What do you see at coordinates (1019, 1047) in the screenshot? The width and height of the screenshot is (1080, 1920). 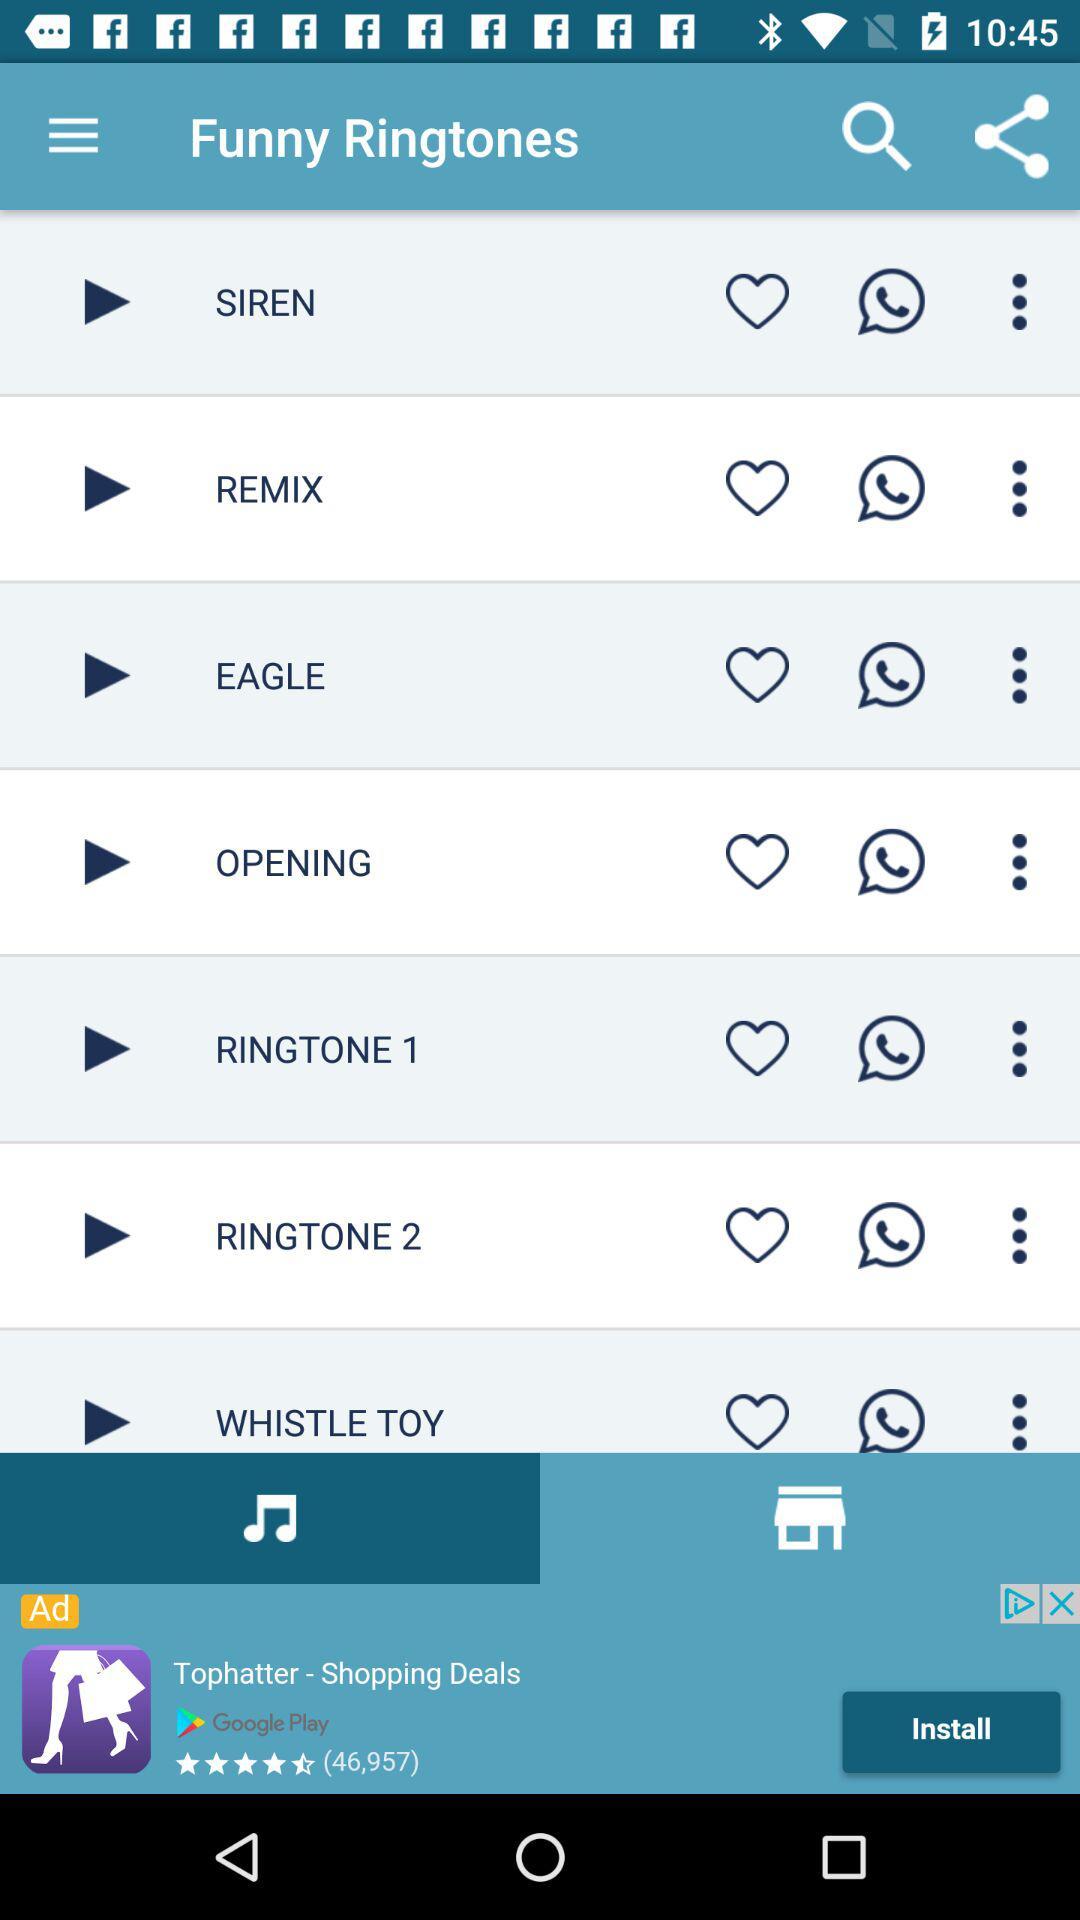 I see `menu page` at bounding box center [1019, 1047].